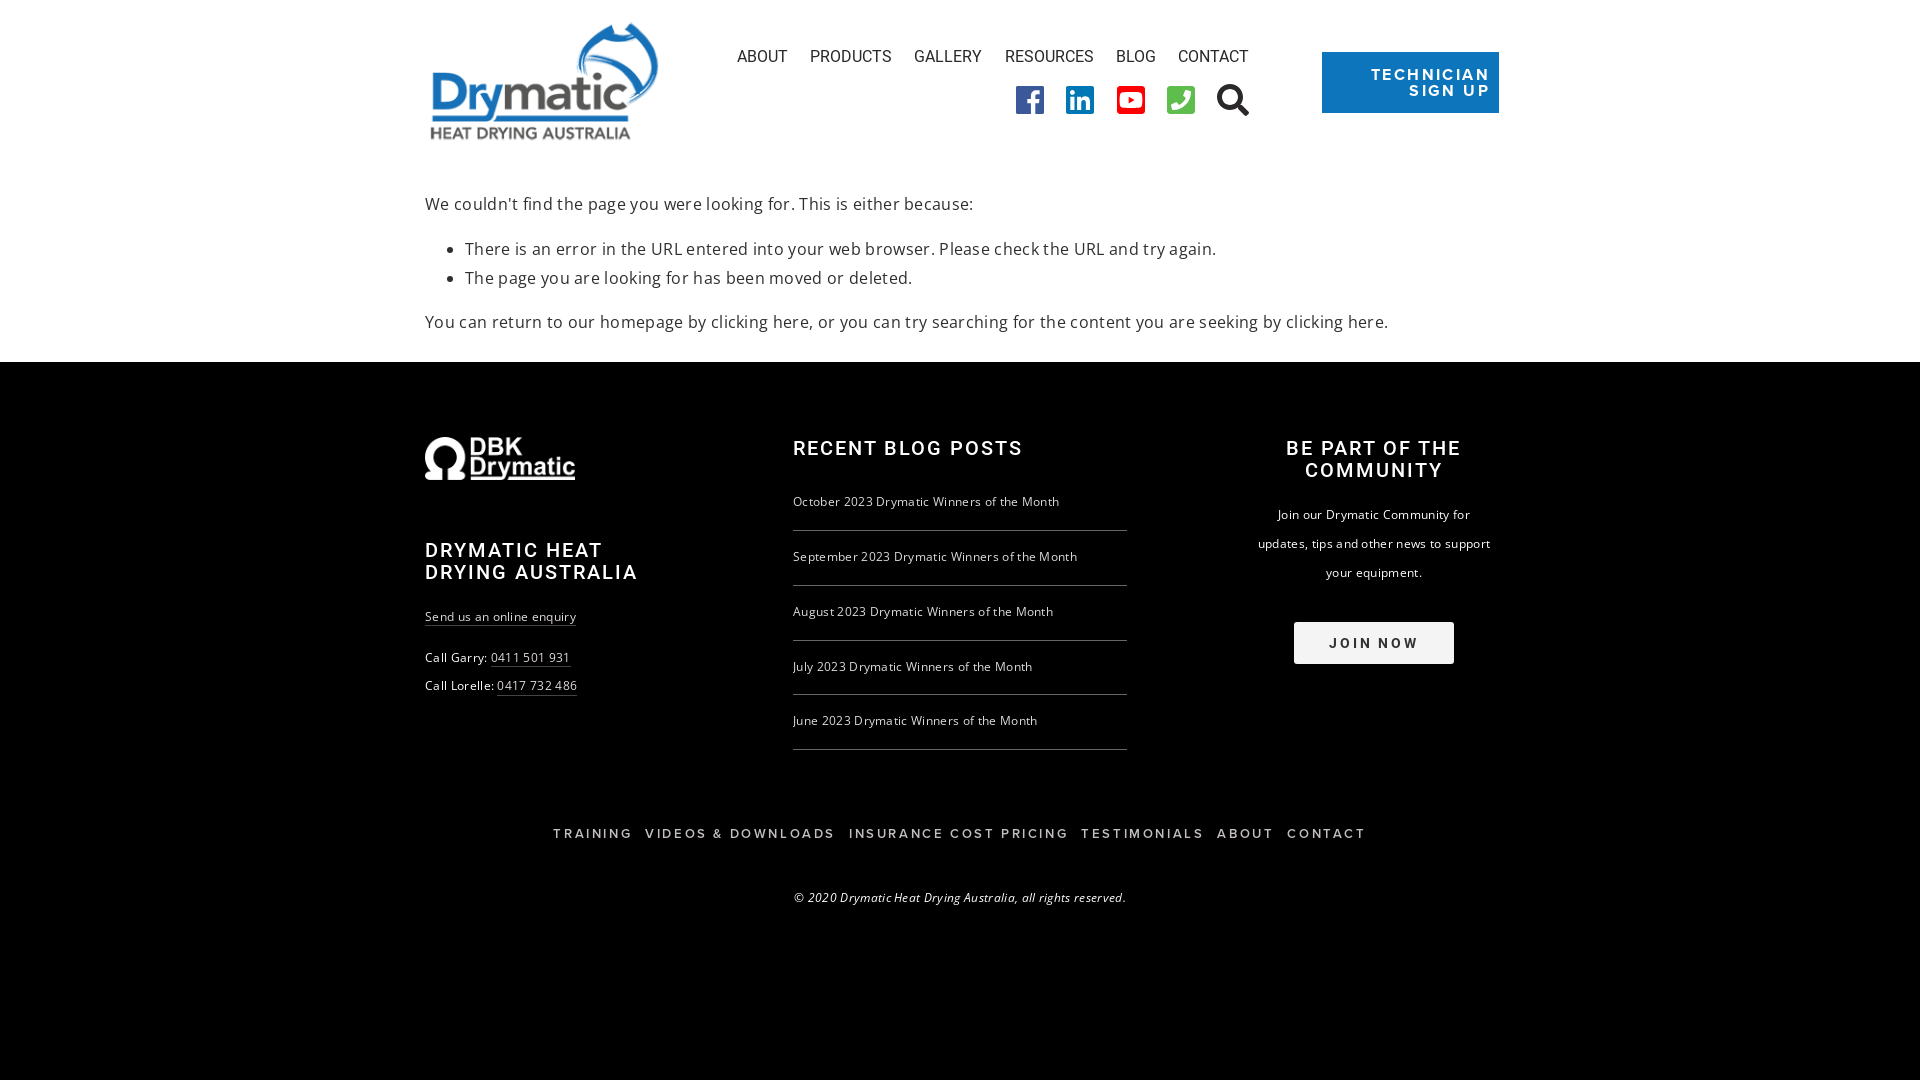  What do you see at coordinates (531, 658) in the screenshot?
I see `'0411 501 931'` at bounding box center [531, 658].